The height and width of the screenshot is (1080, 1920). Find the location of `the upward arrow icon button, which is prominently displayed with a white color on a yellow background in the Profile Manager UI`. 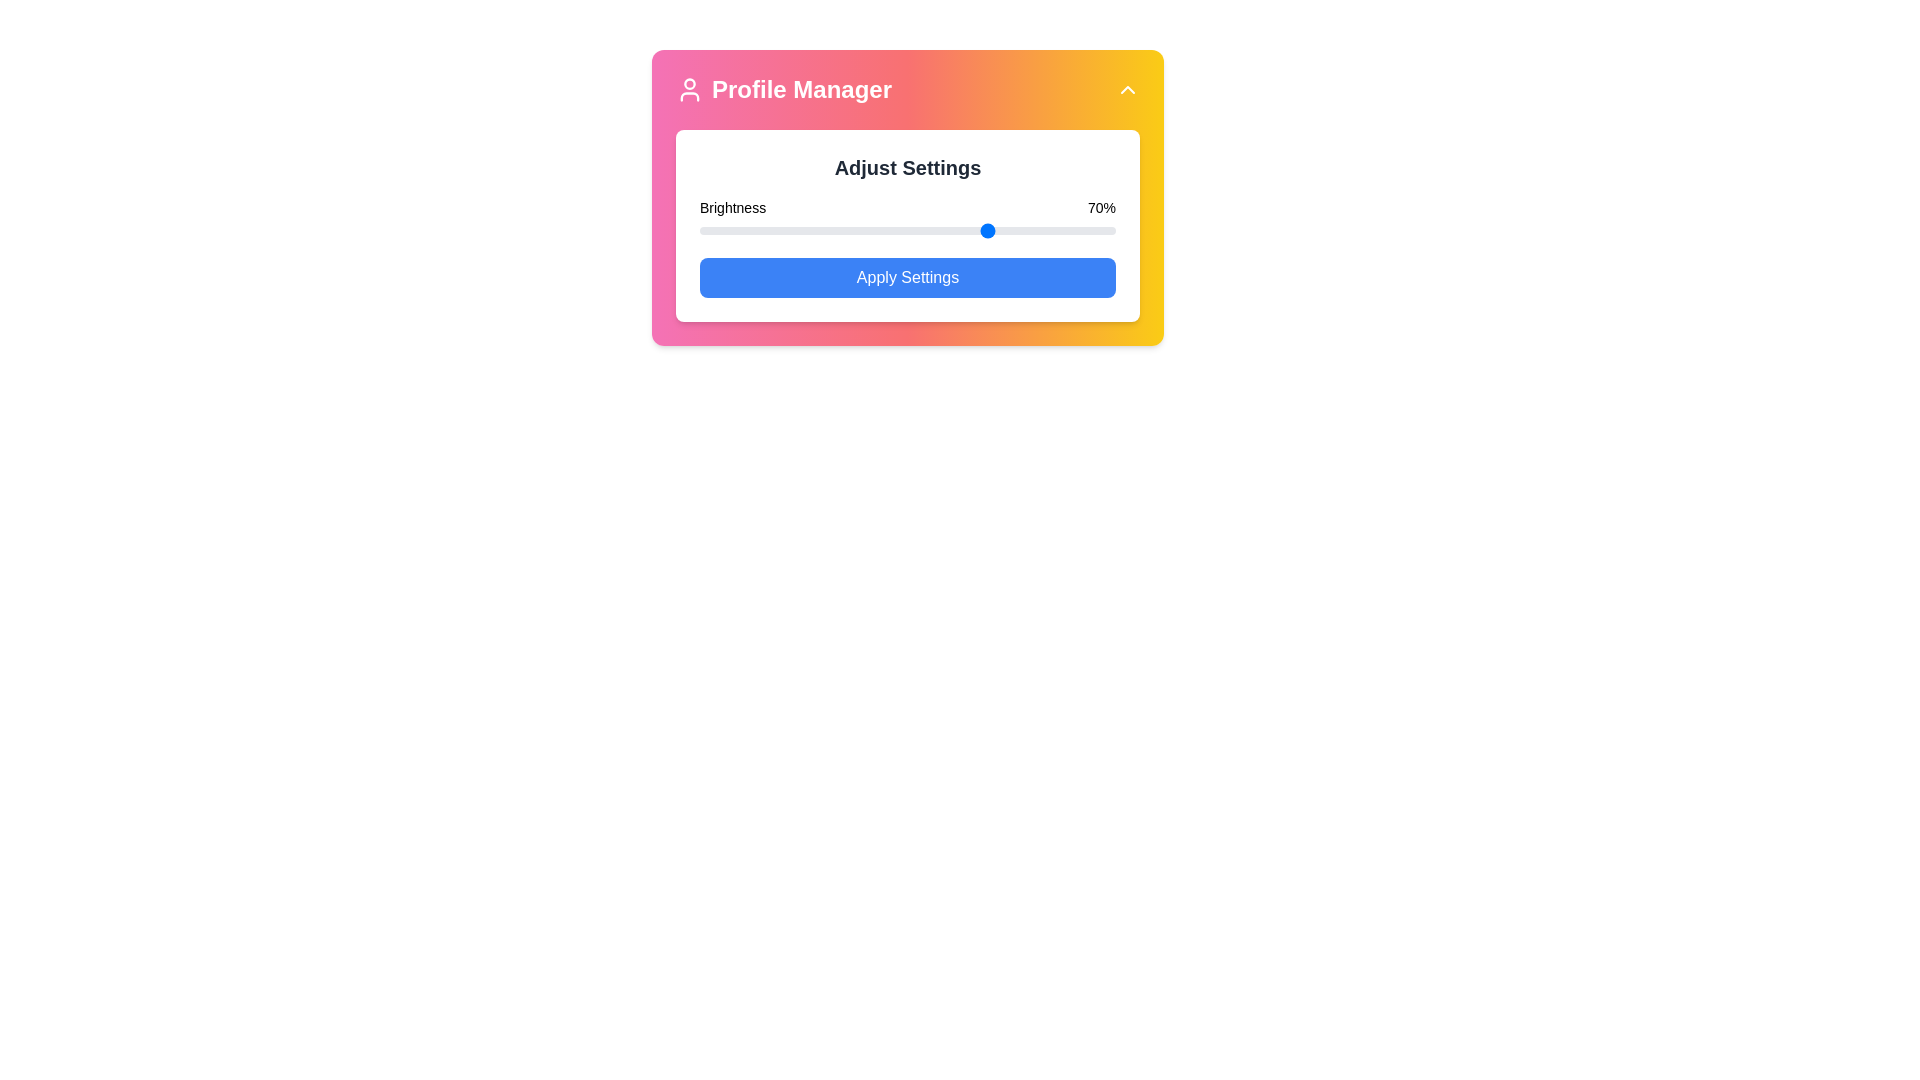

the upward arrow icon button, which is prominently displayed with a white color on a yellow background in the Profile Manager UI is located at coordinates (1128, 88).